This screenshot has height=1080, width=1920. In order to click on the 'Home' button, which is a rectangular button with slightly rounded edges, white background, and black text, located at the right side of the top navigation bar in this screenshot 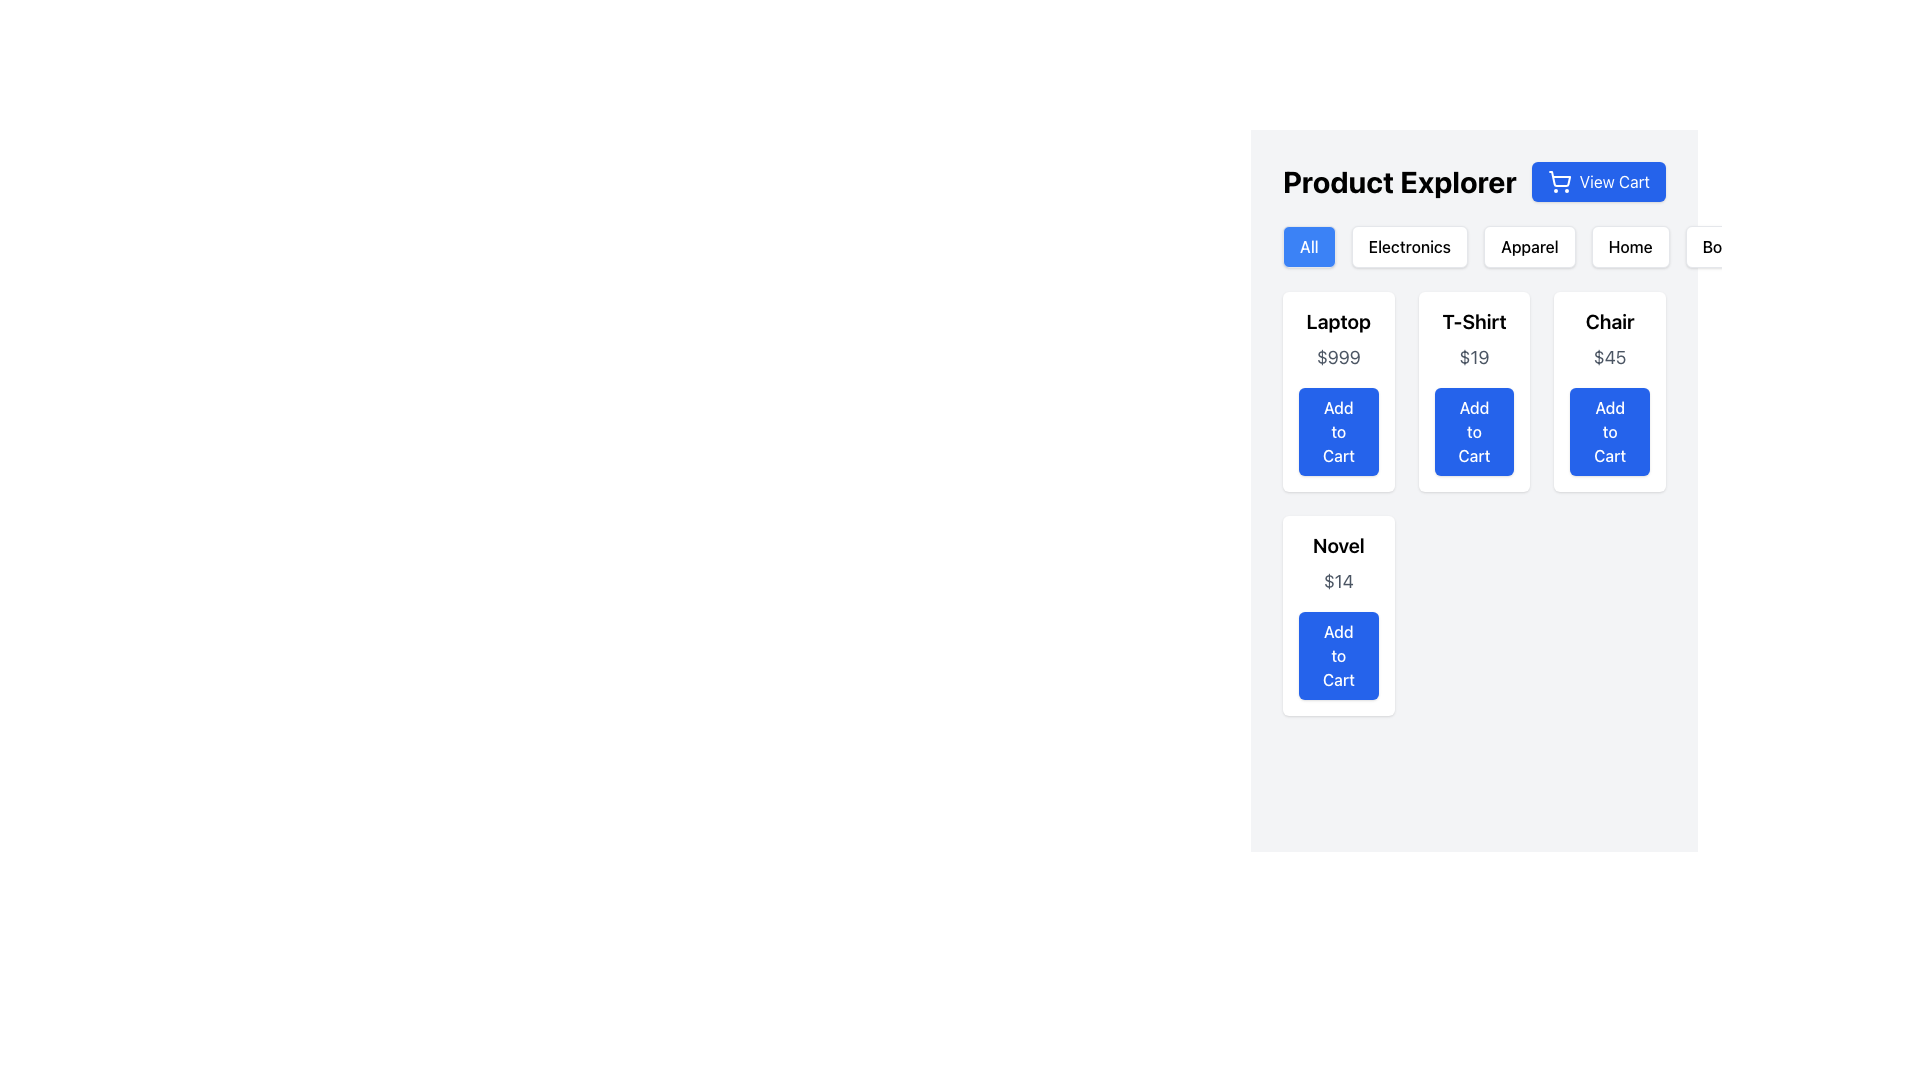, I will do `click(1630, 245)`.